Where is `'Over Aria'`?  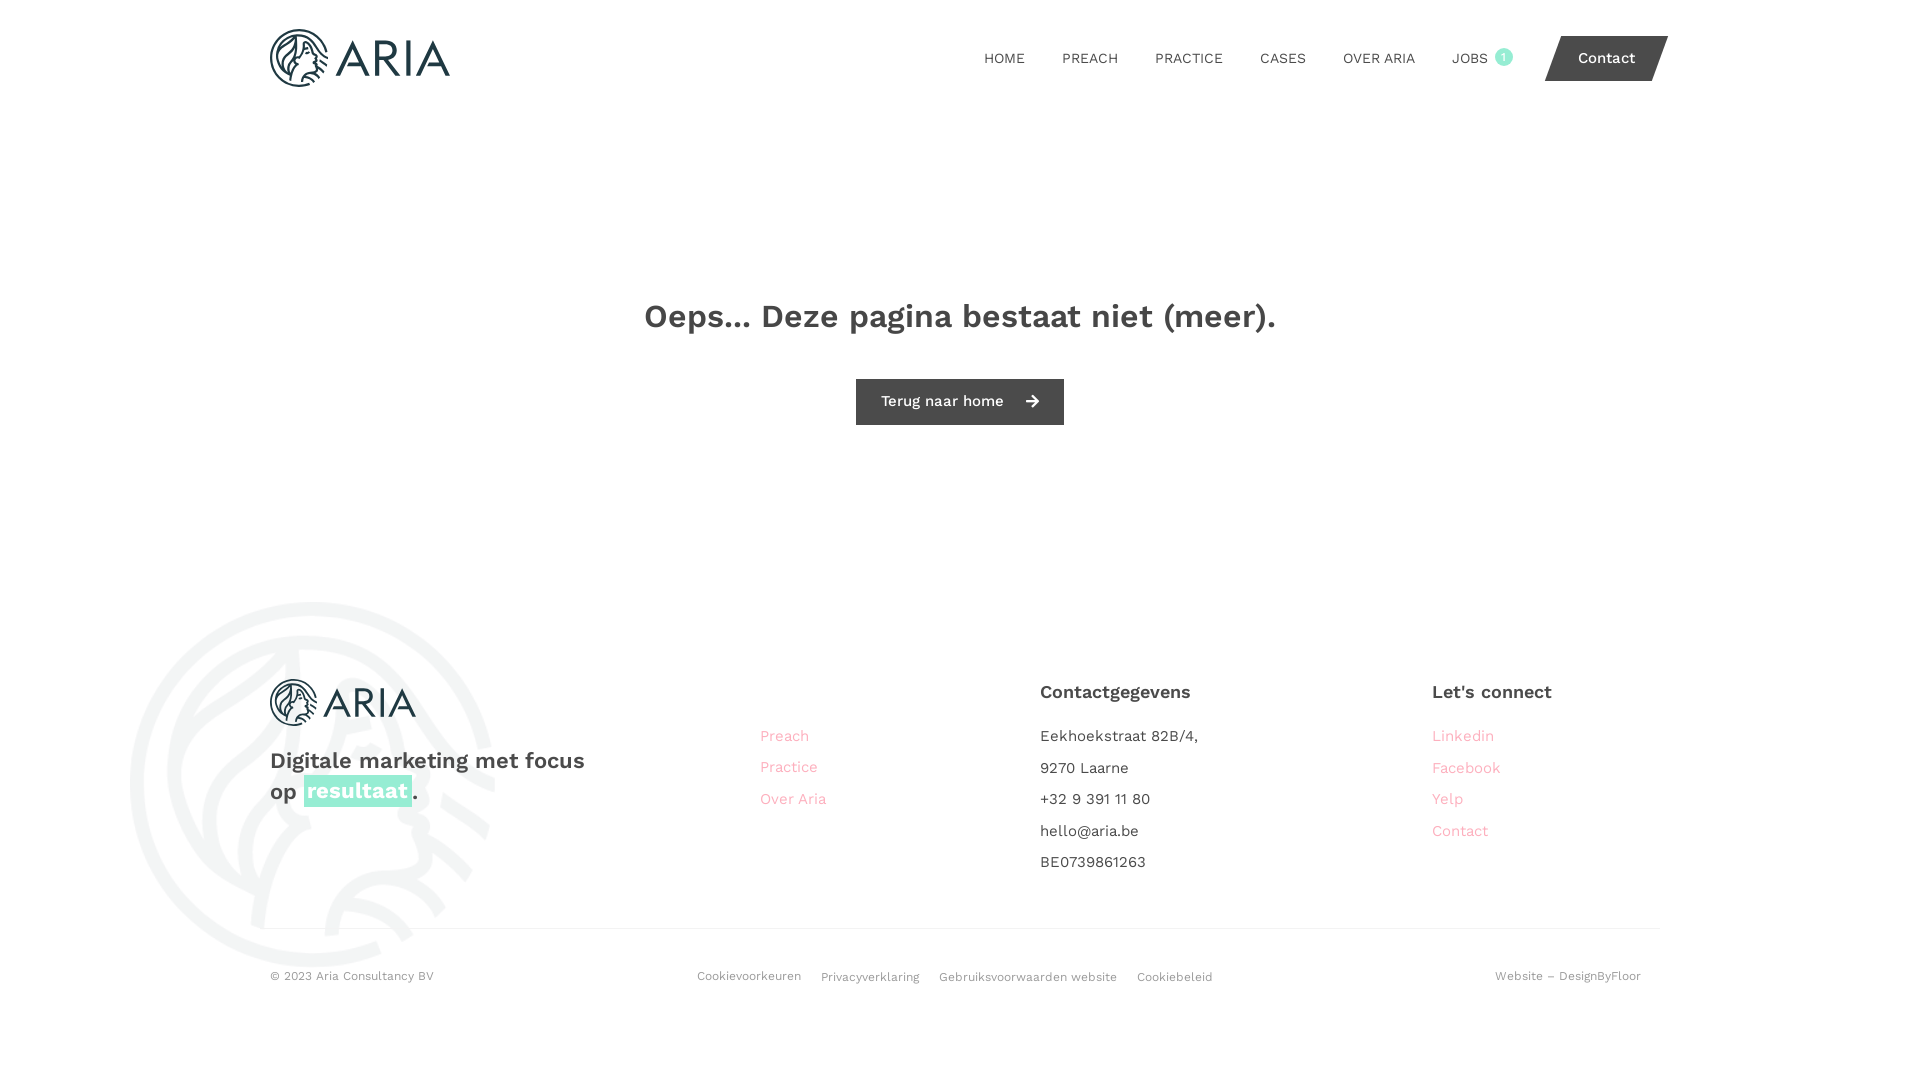
'Over Aria' is located at coordinates (888, 798).